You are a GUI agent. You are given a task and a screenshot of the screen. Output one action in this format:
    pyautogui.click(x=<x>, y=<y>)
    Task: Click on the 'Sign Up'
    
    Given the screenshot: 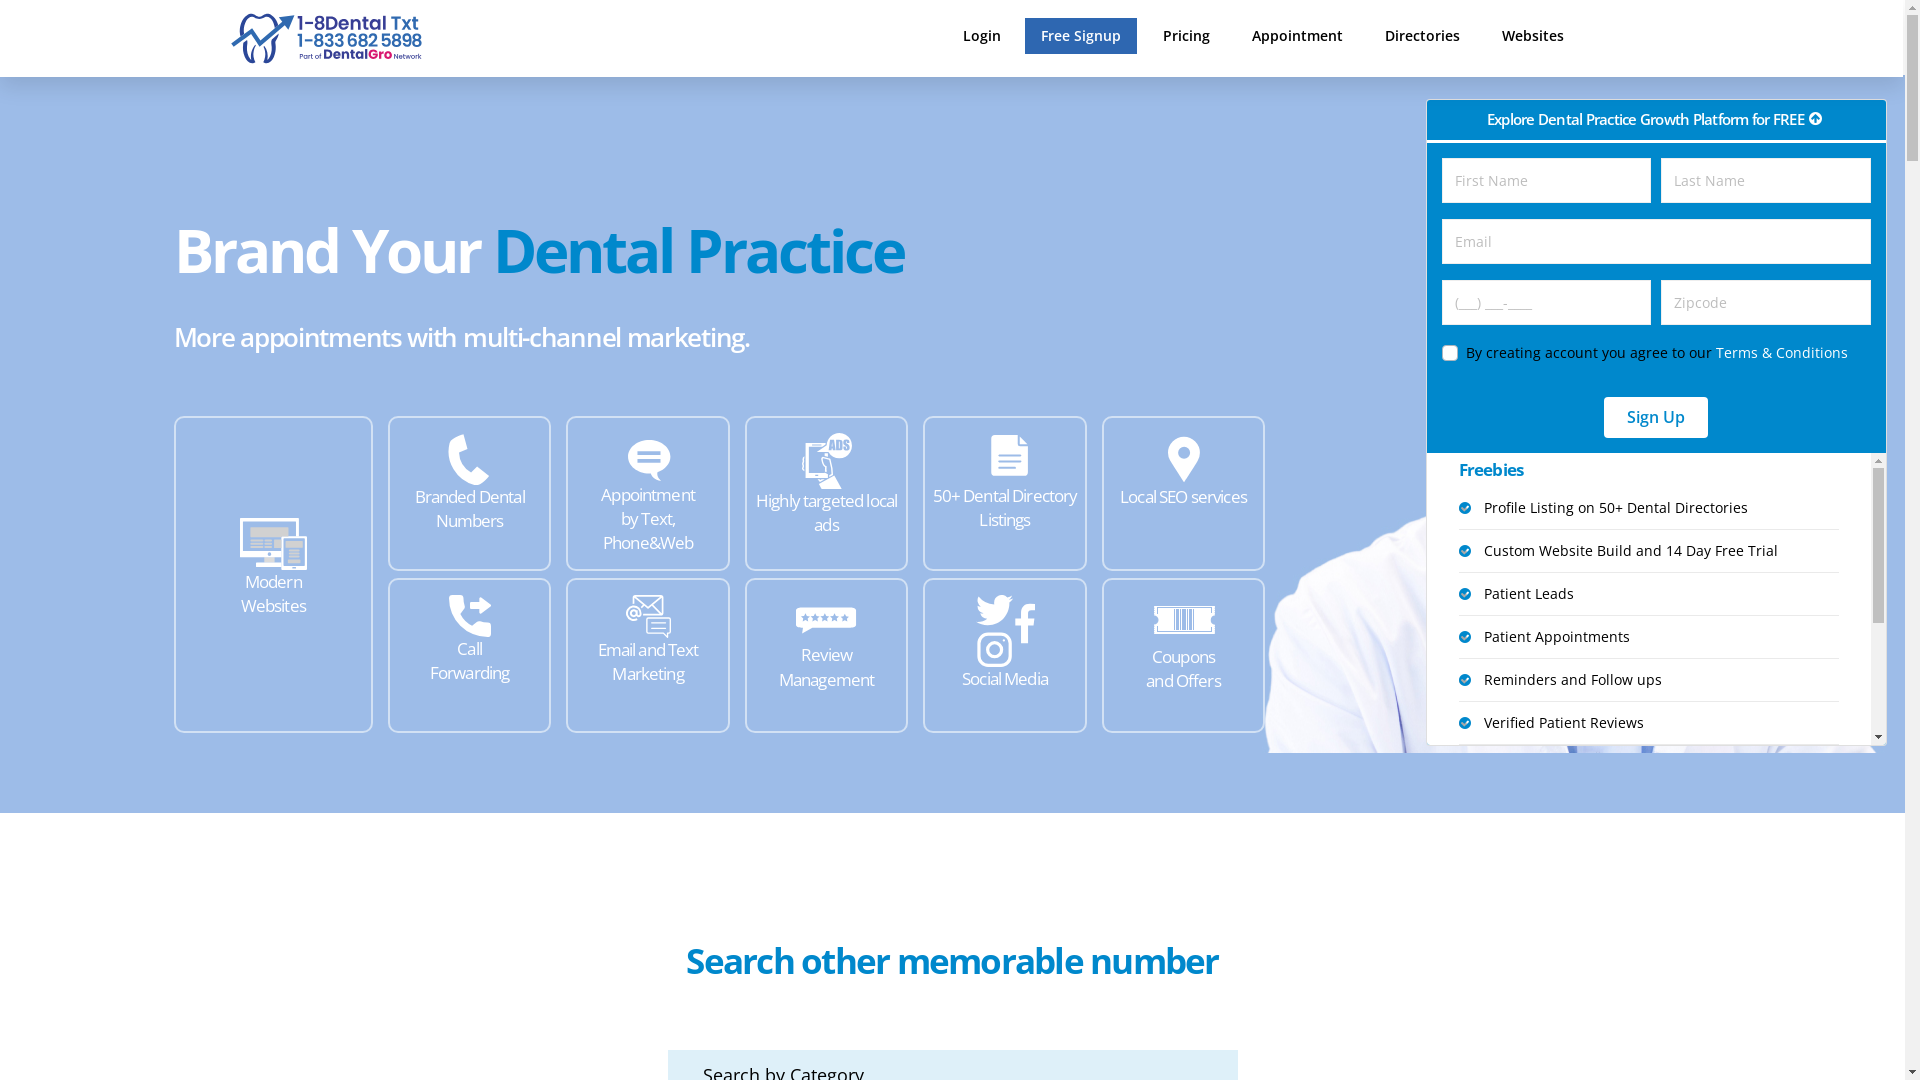 What is the action you would take?
    pyautogui.click(x=1656, y=415)
    